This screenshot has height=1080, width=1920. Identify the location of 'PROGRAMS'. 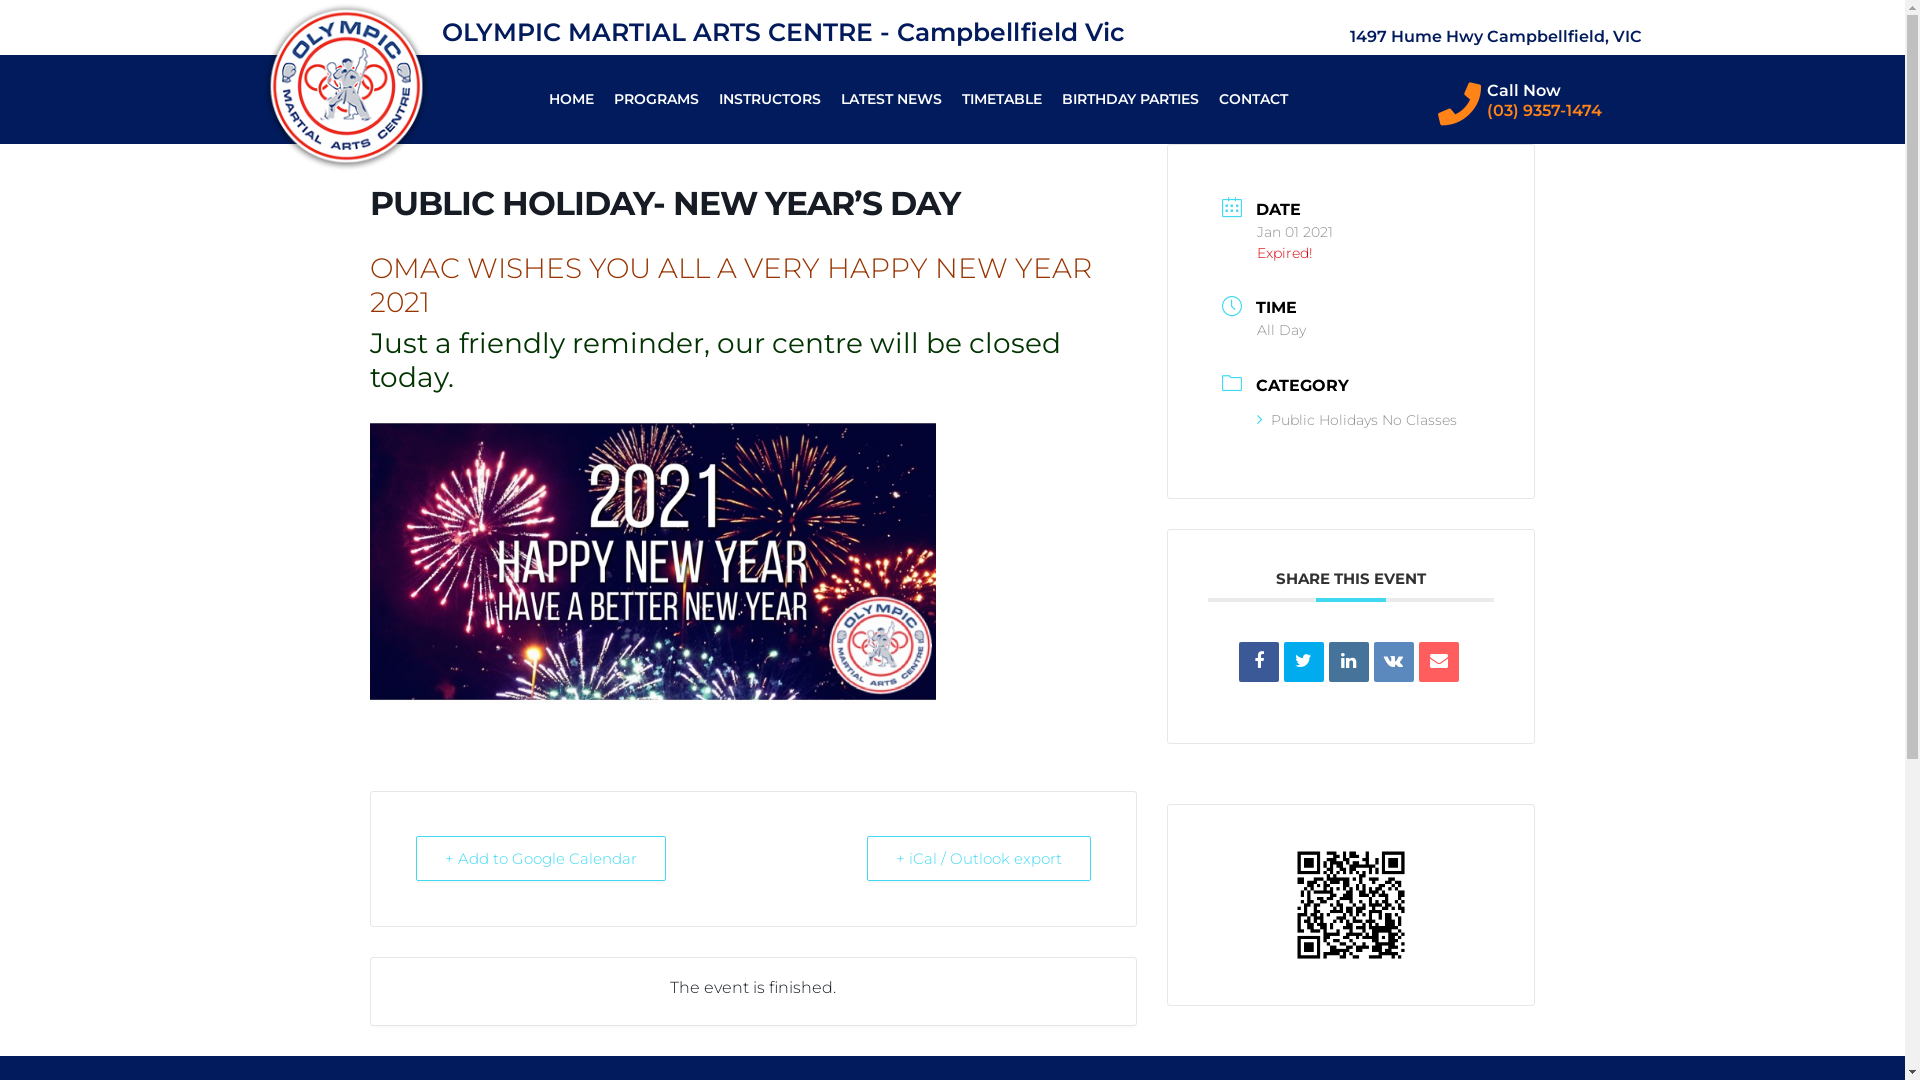
(656, 99).